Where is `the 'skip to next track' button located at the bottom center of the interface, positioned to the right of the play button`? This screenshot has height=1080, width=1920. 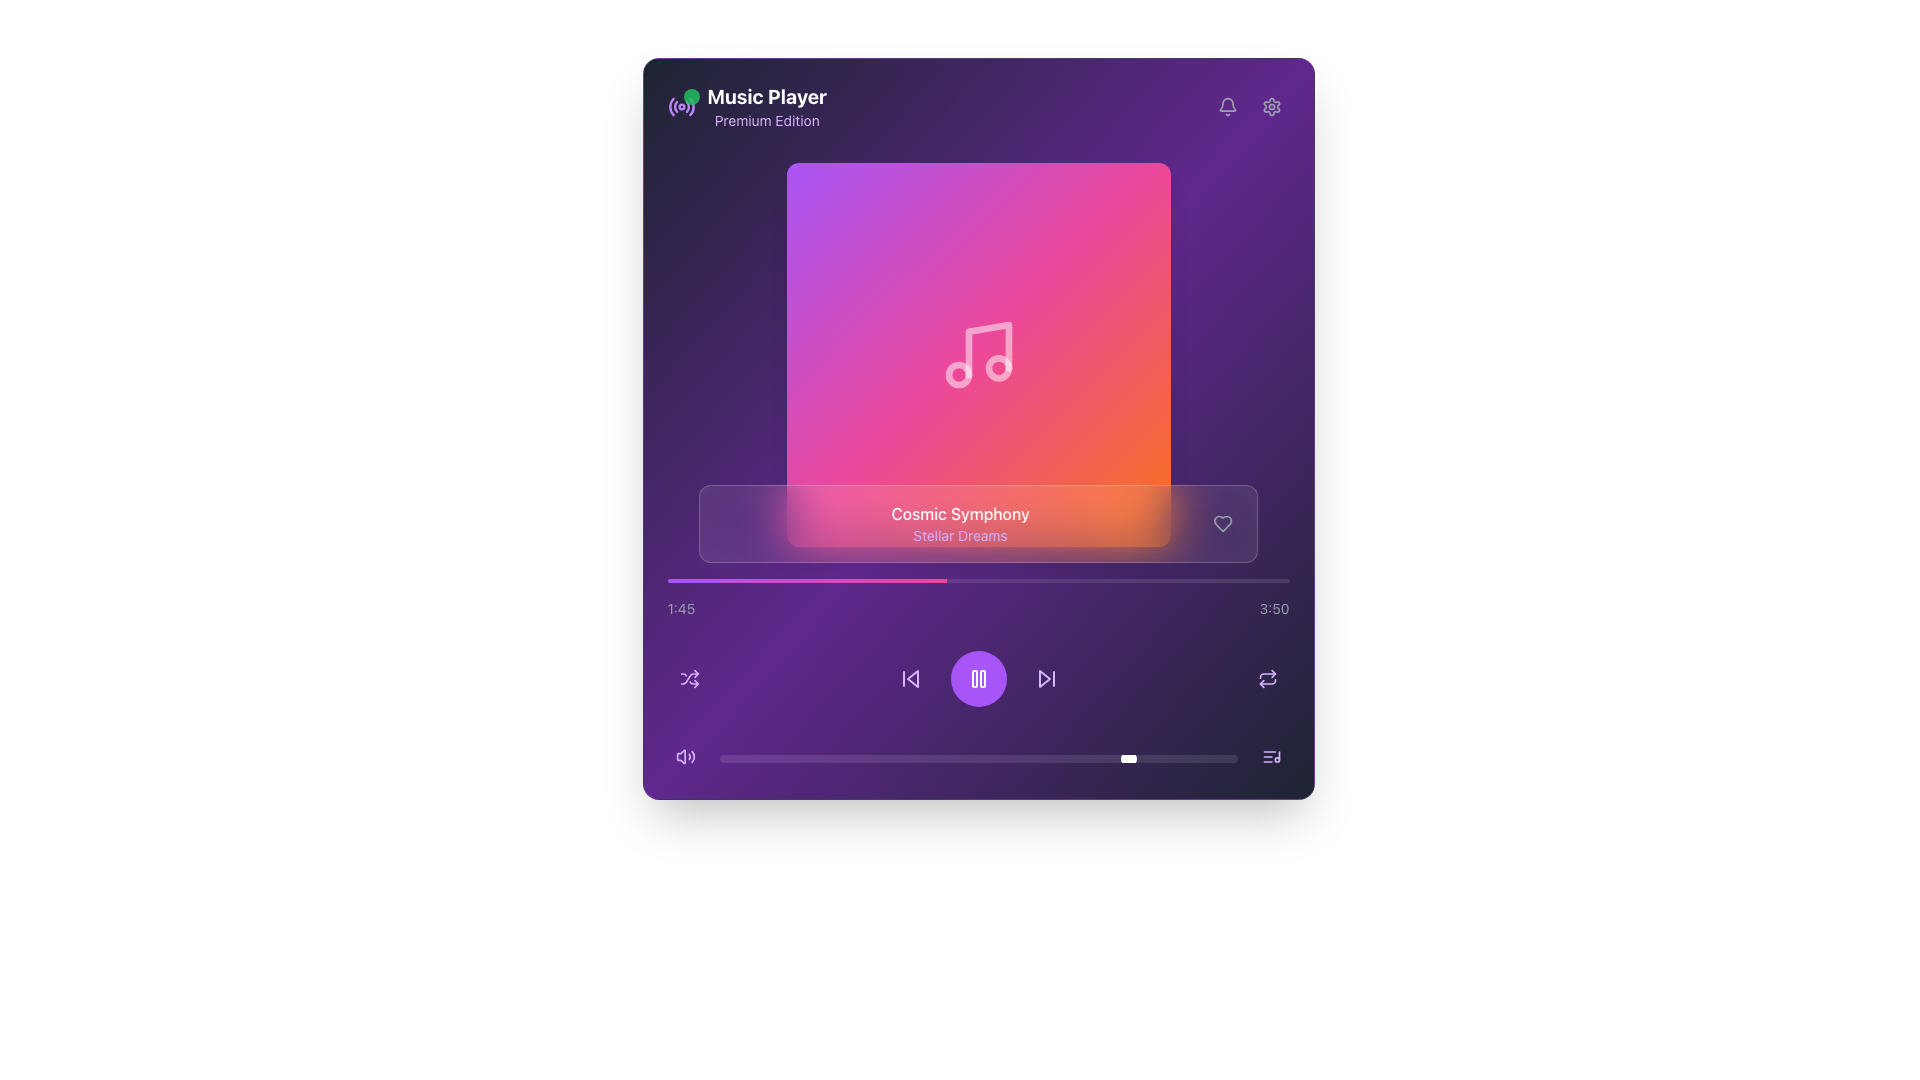
the 'skip to next track' button located at the bottom center of the interface, positioned to the right of the play button is located at coordinates (1045, 677).